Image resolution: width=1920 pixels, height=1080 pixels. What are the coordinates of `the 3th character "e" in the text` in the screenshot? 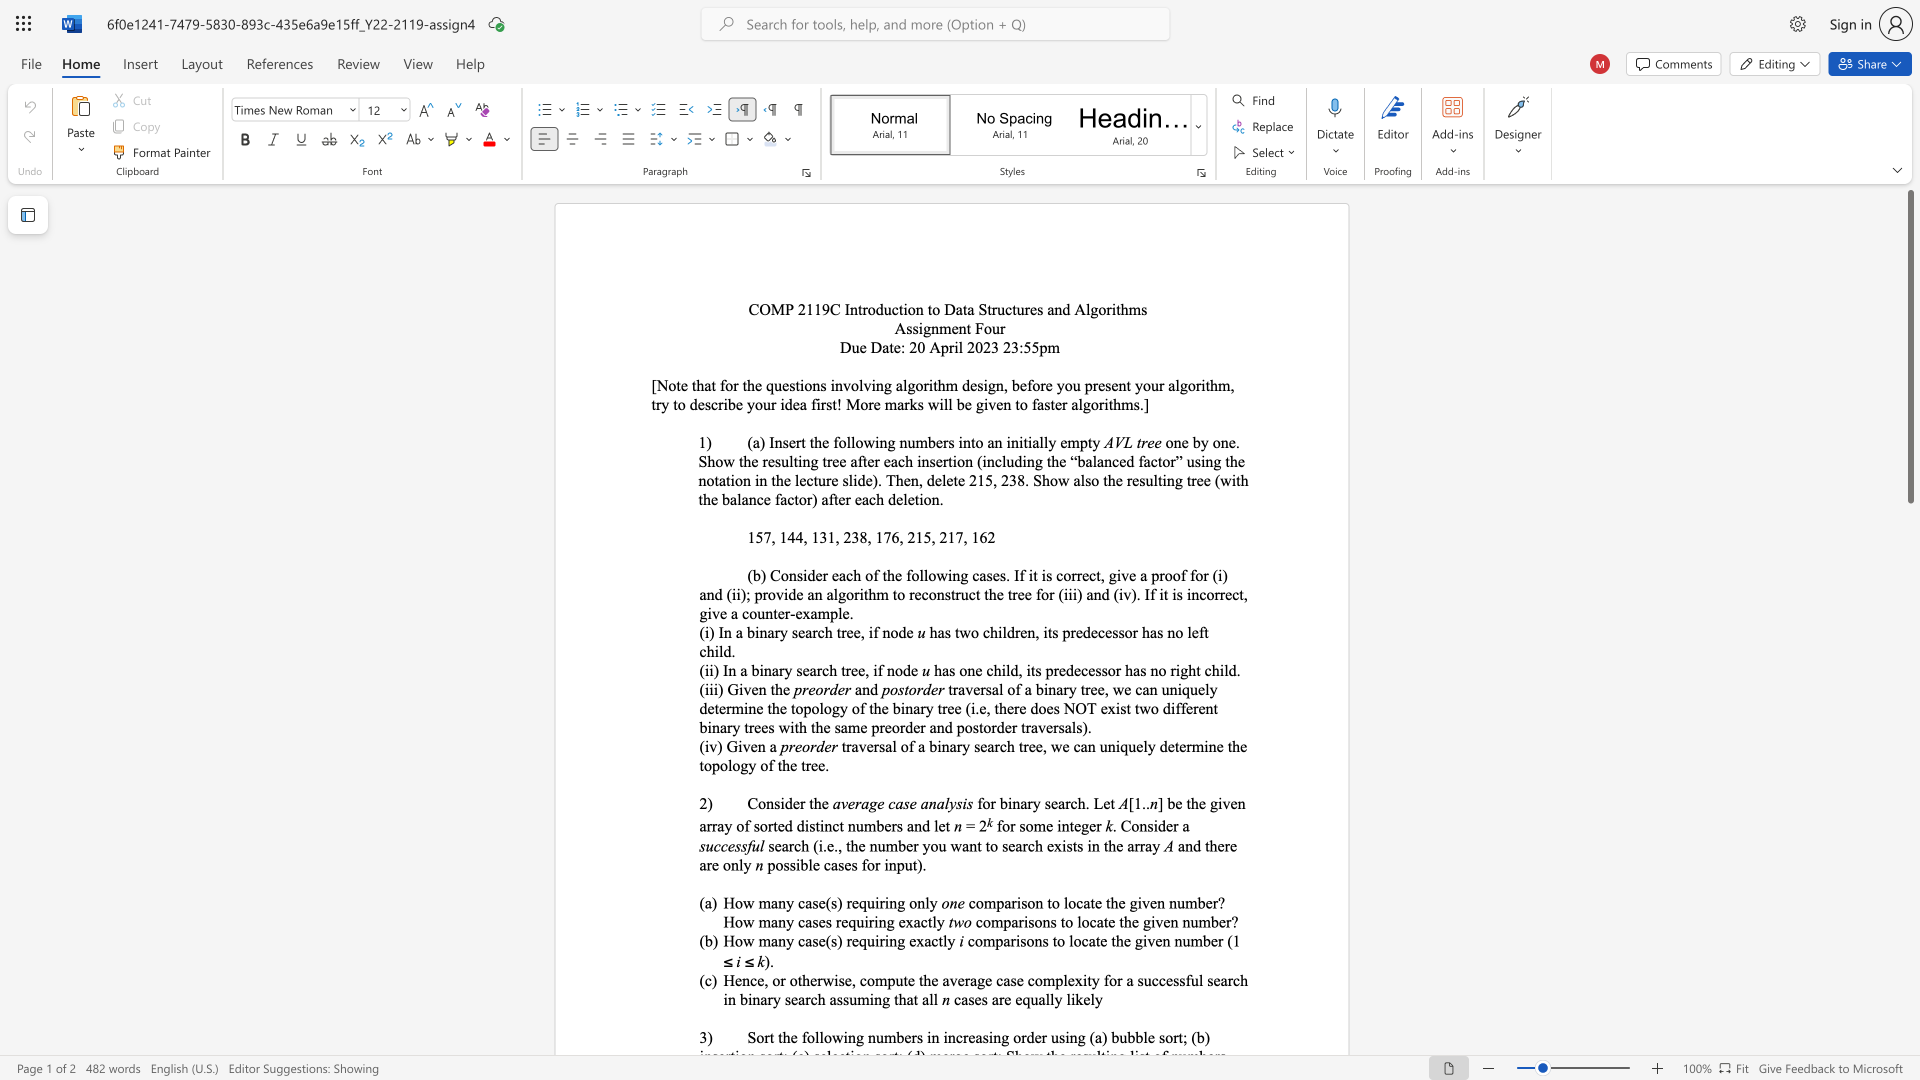 It's located at (1232, 802).